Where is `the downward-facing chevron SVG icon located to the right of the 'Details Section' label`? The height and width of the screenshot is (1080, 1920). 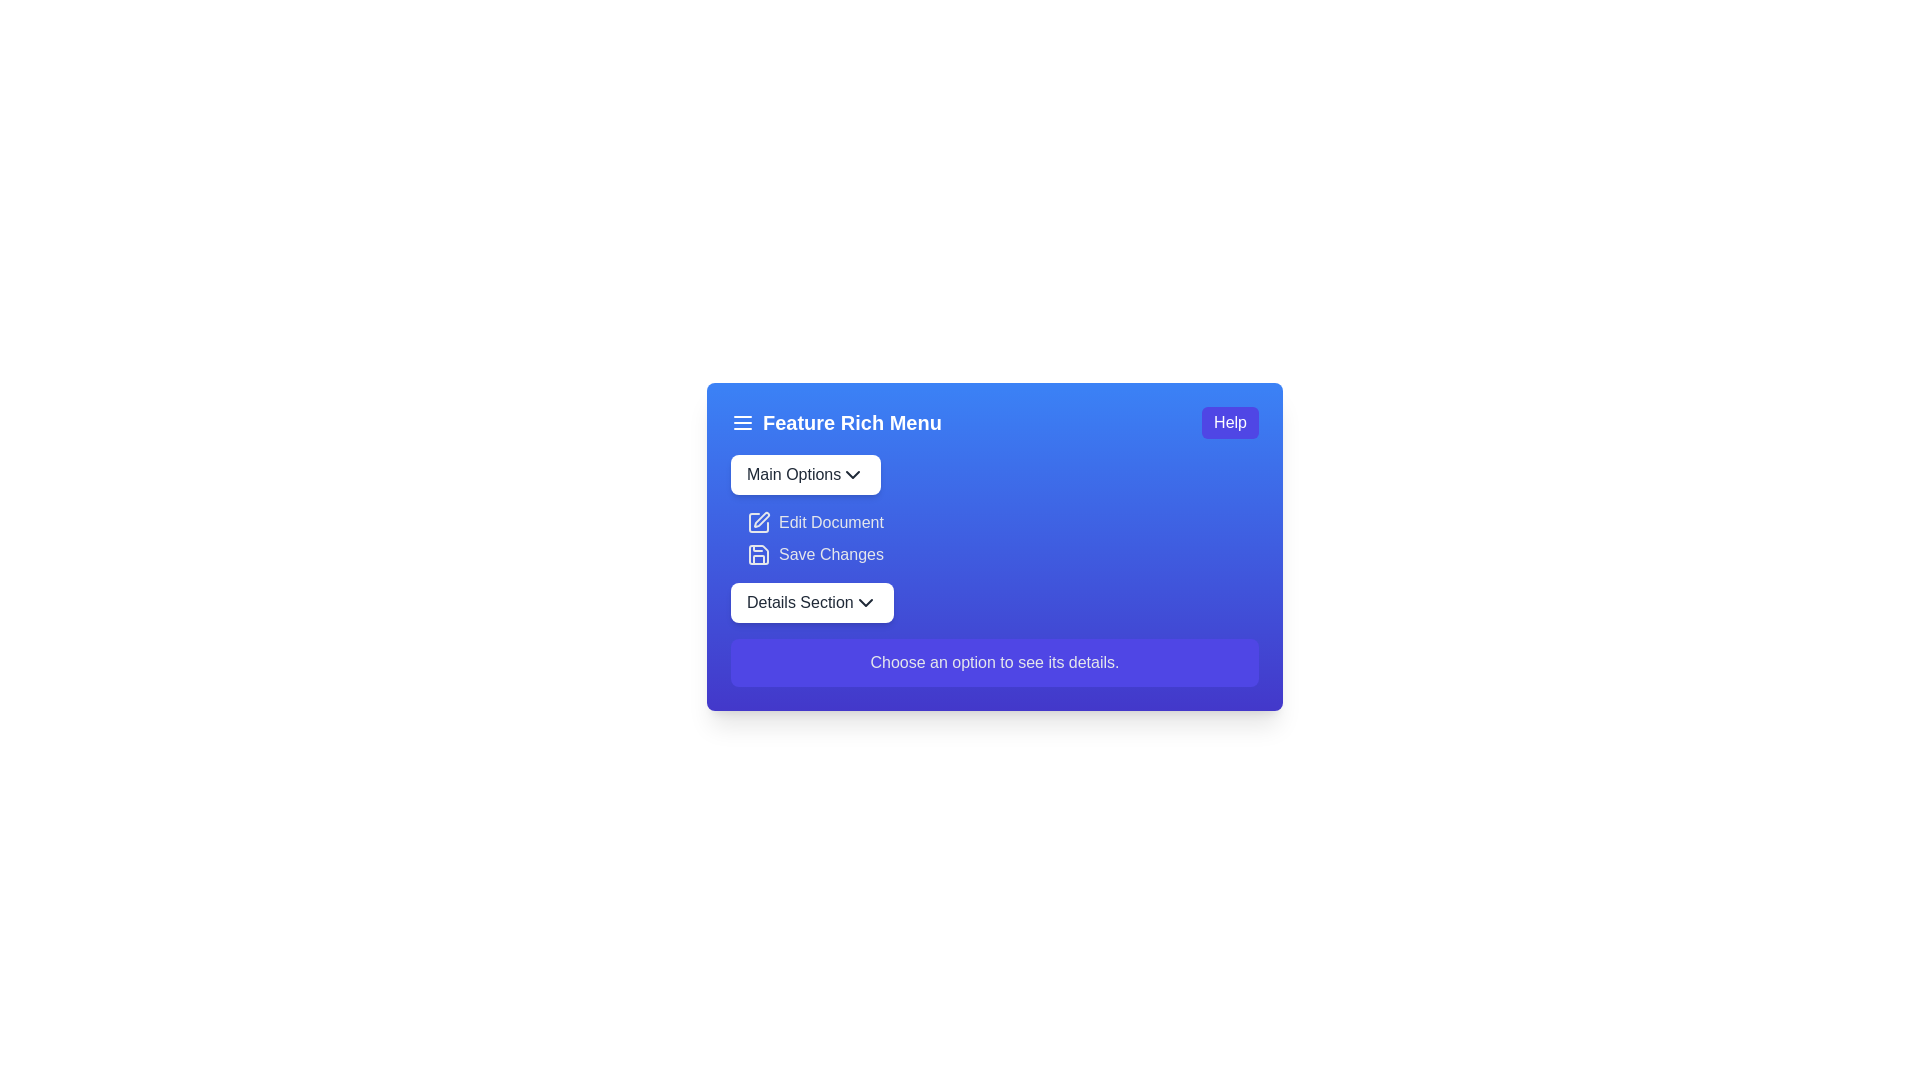
the downward-facing chevron SVG icon located to the right of the 'Details Section' label is located at coordinates (865, 601).